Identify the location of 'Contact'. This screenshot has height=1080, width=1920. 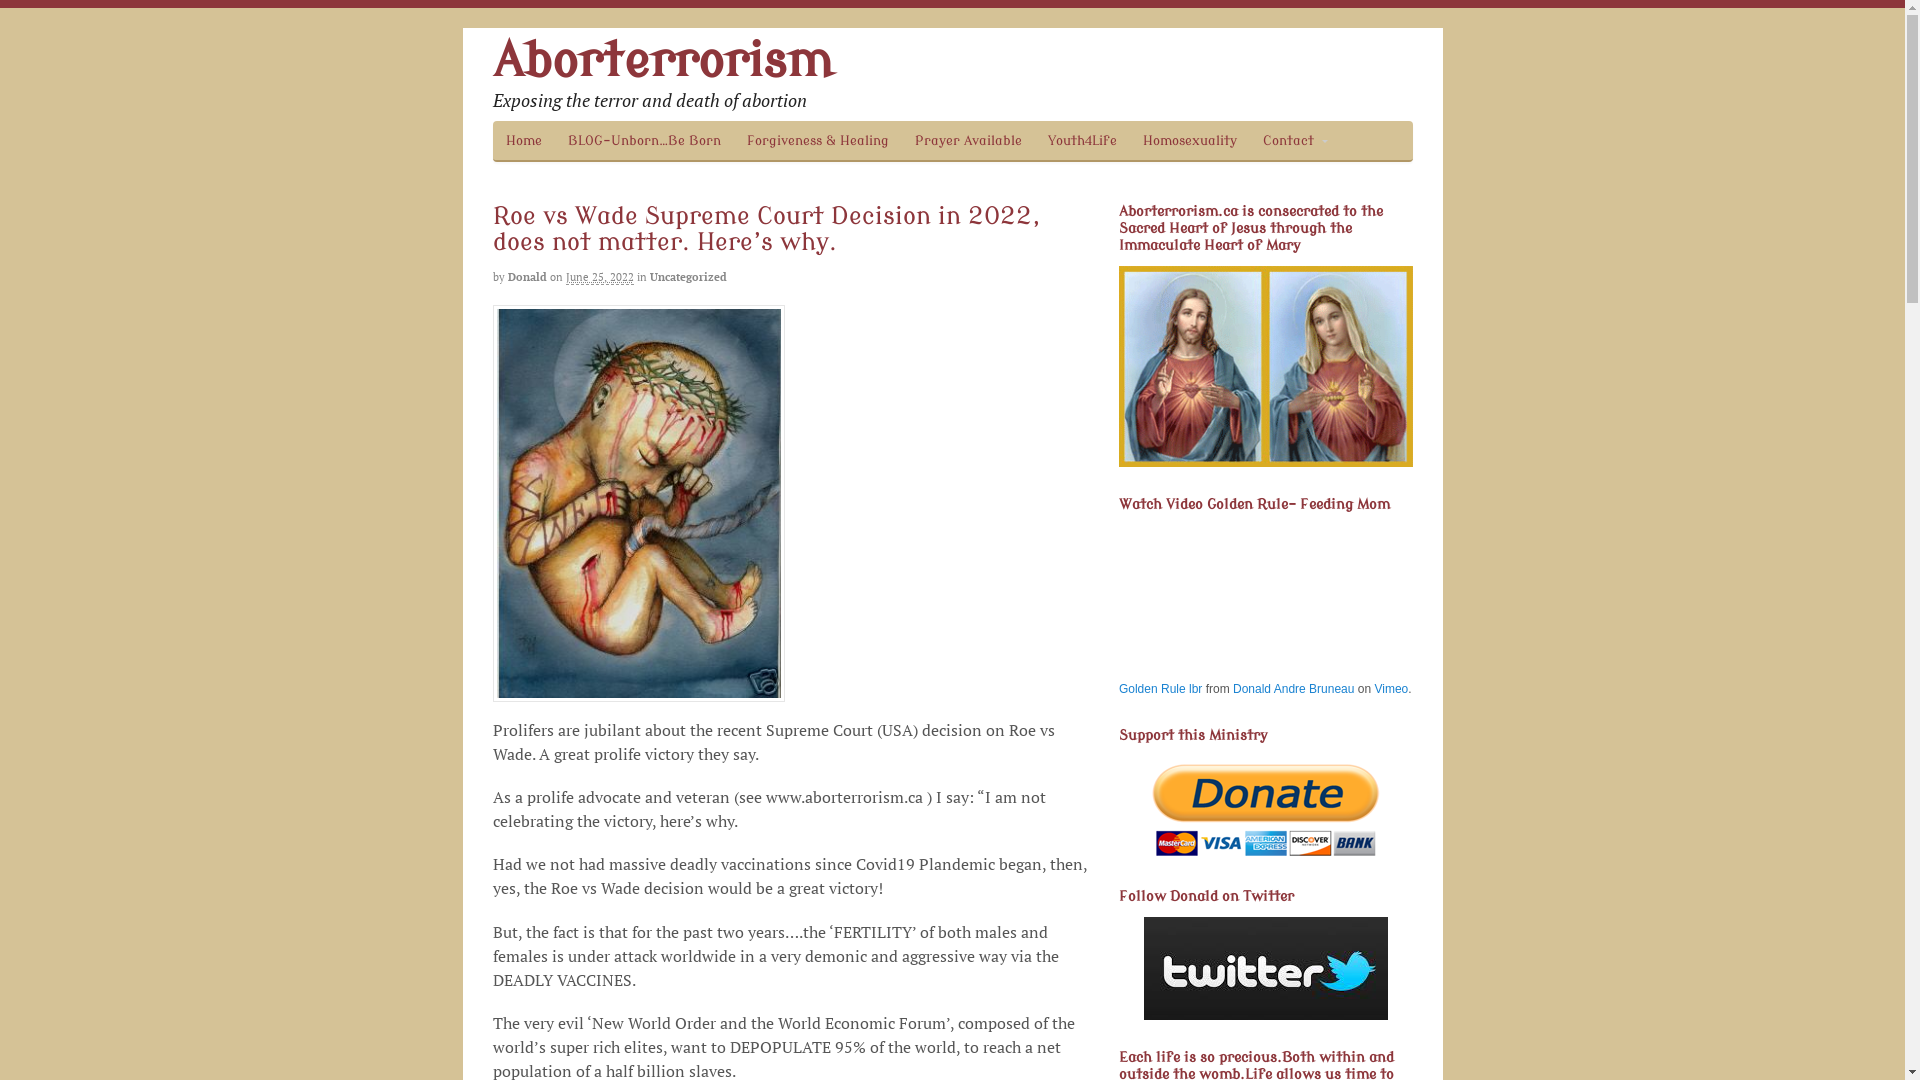
(1295, 139).